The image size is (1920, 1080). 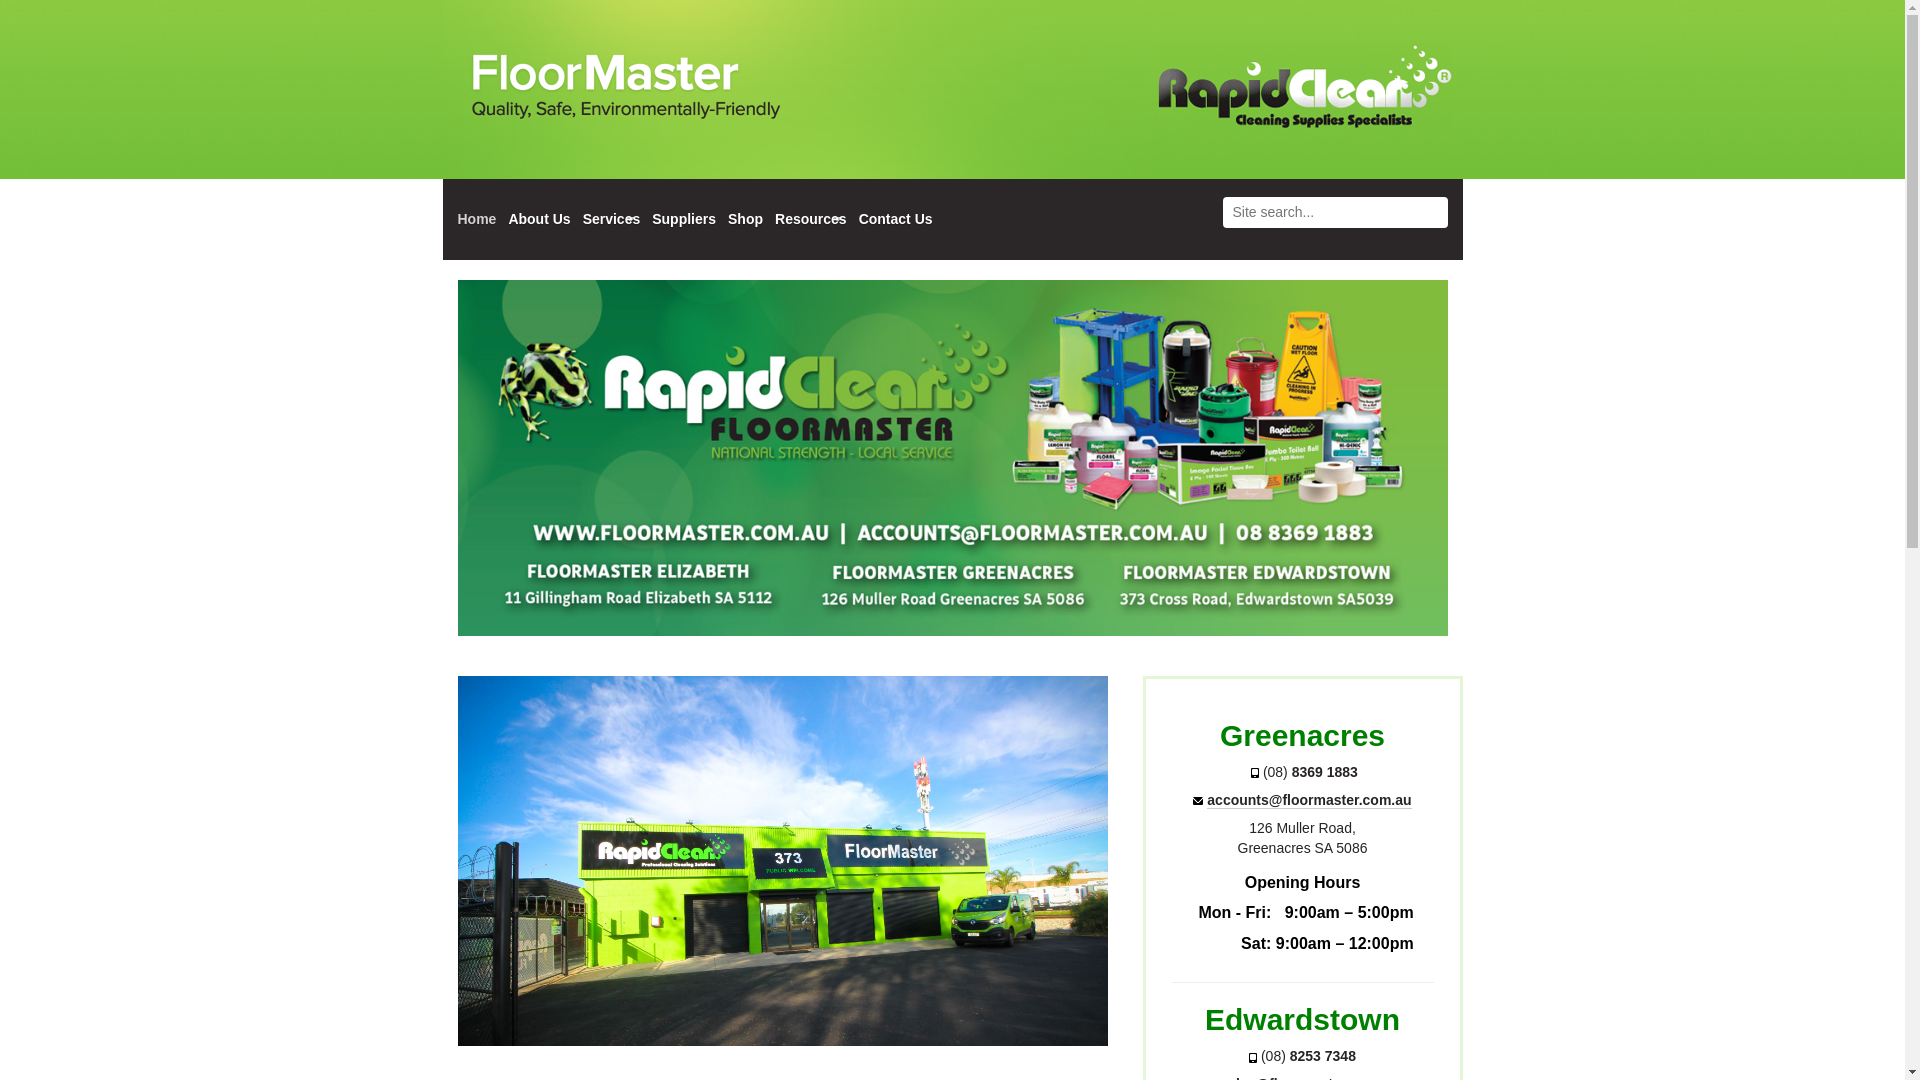 I want to click on 'Services', so click(x=610, y=219).